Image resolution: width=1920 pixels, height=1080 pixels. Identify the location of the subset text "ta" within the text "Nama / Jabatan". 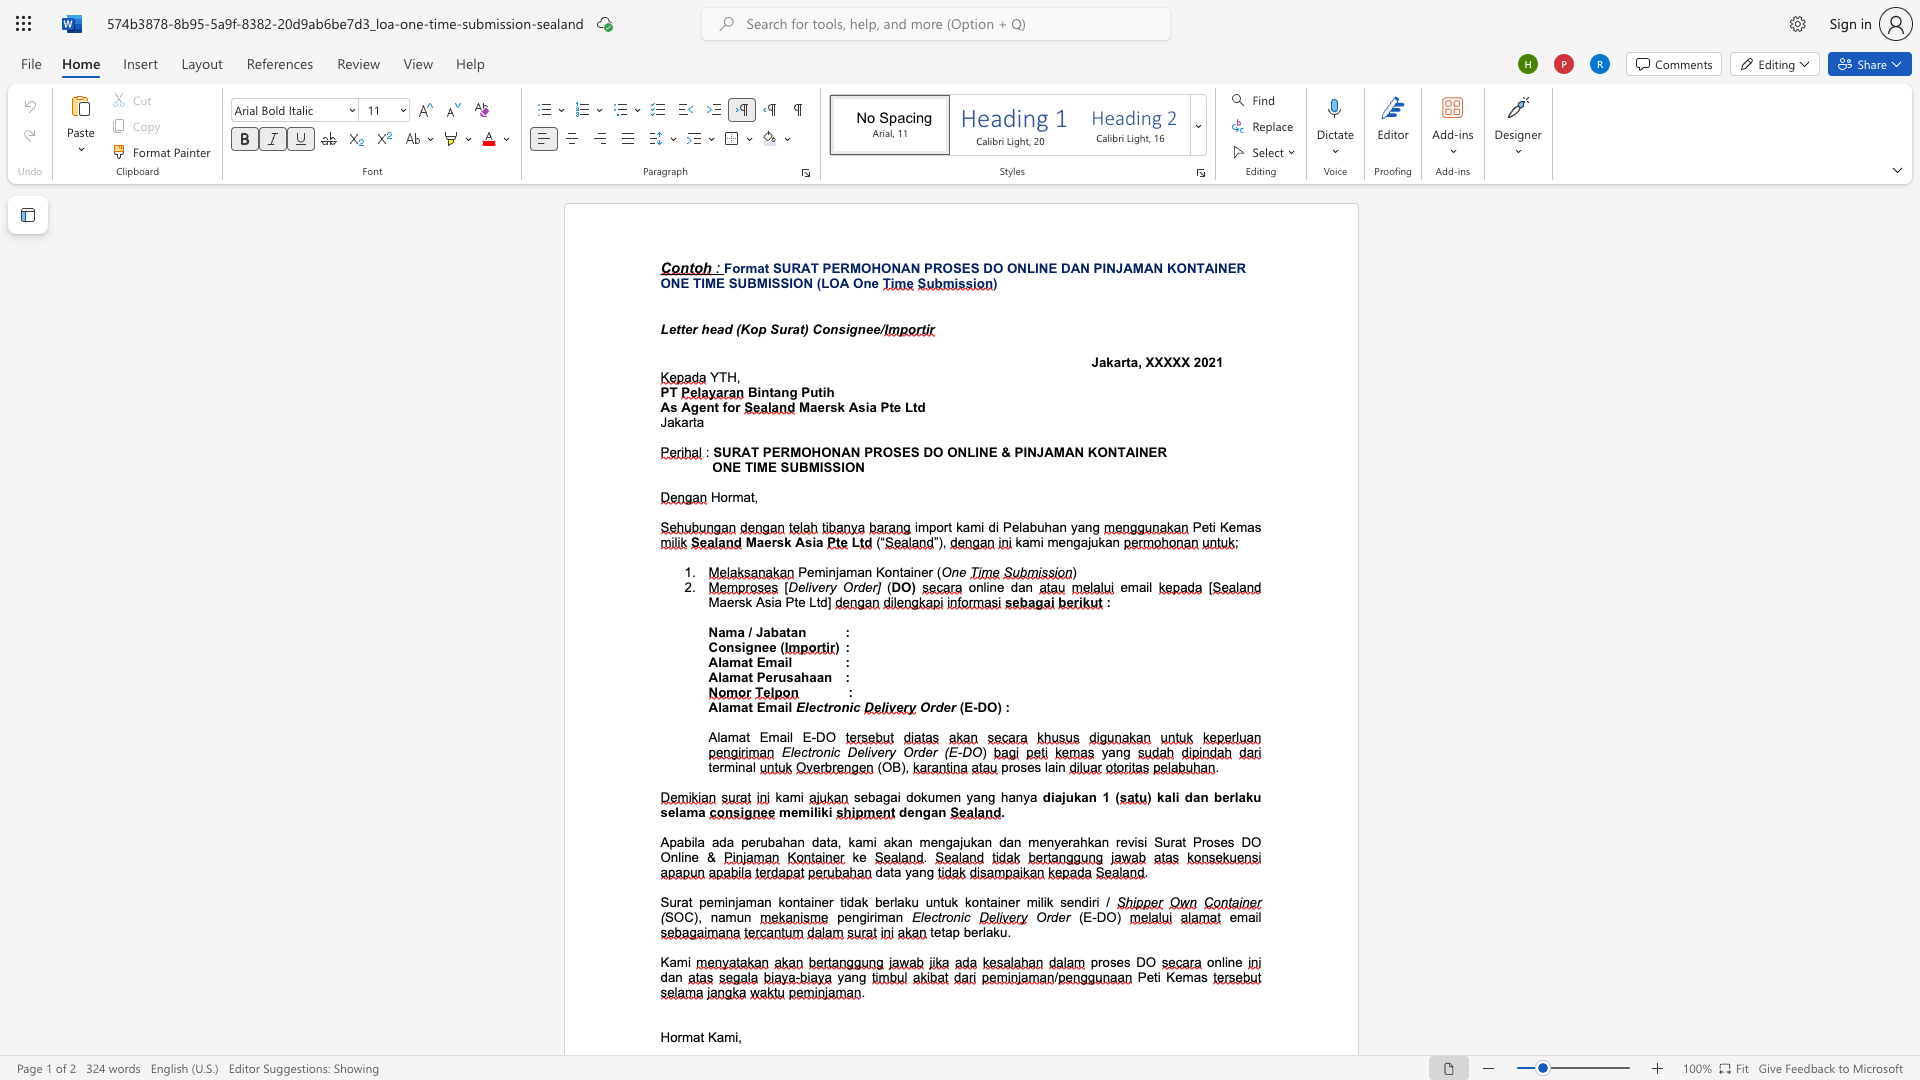
(785, 632).